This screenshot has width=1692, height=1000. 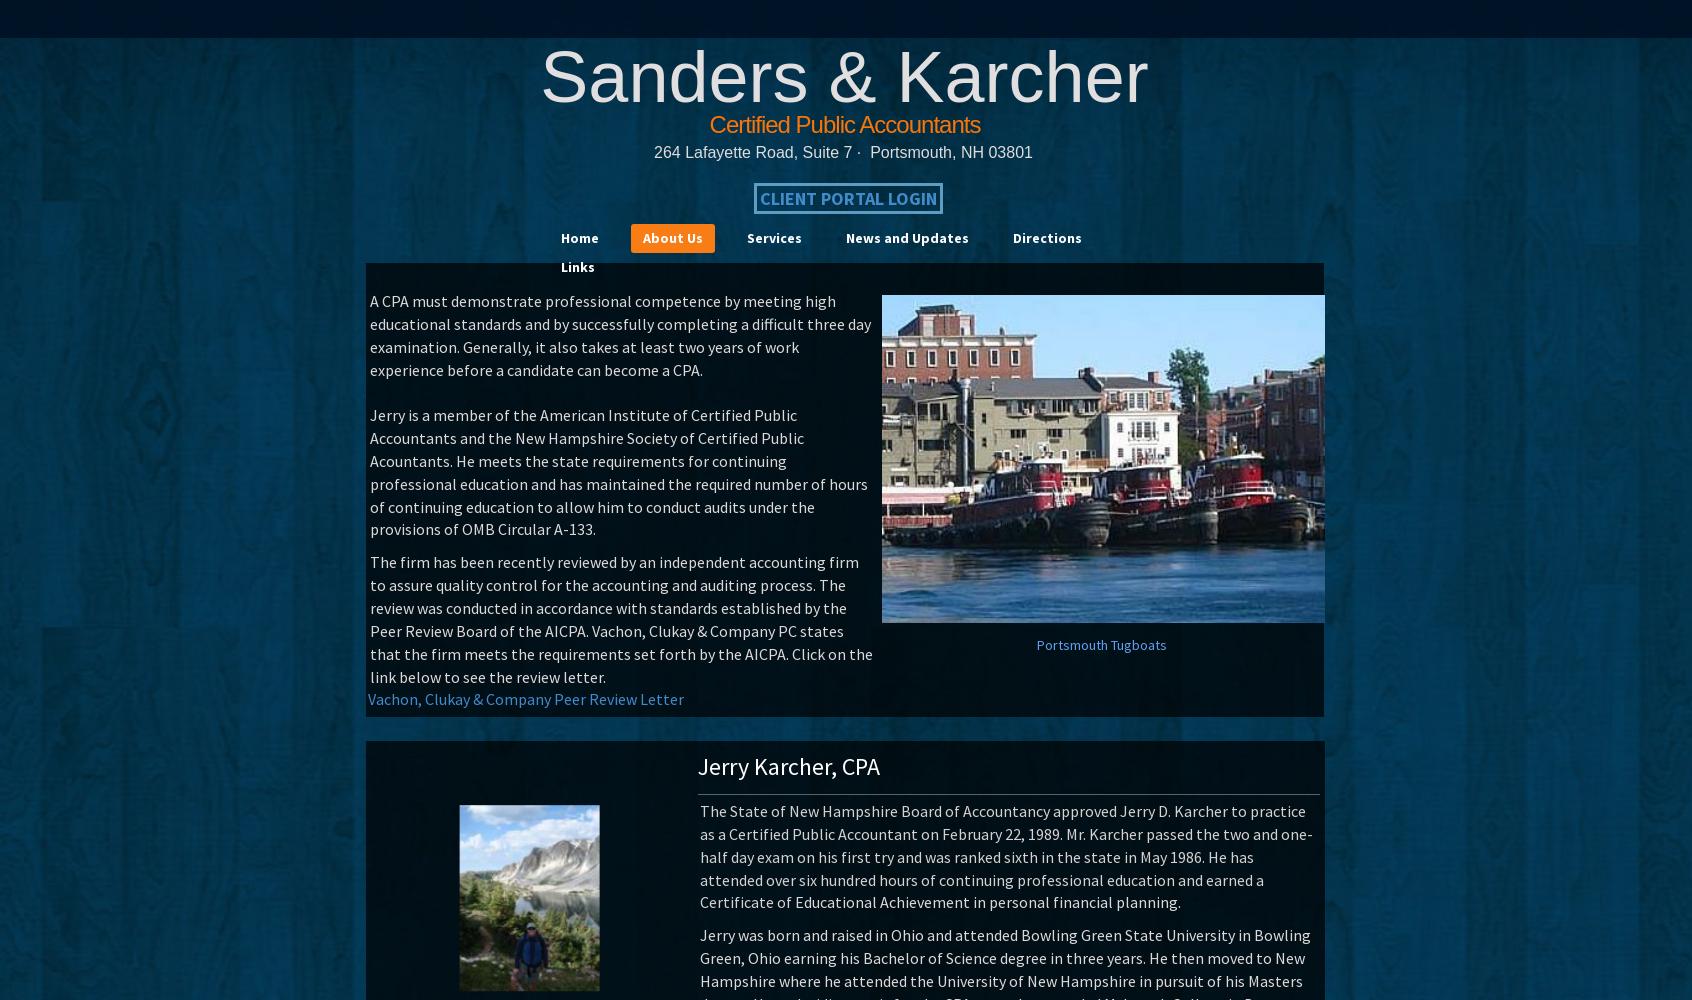 I want to click on 'Directions', so click(x=1046, y=237).